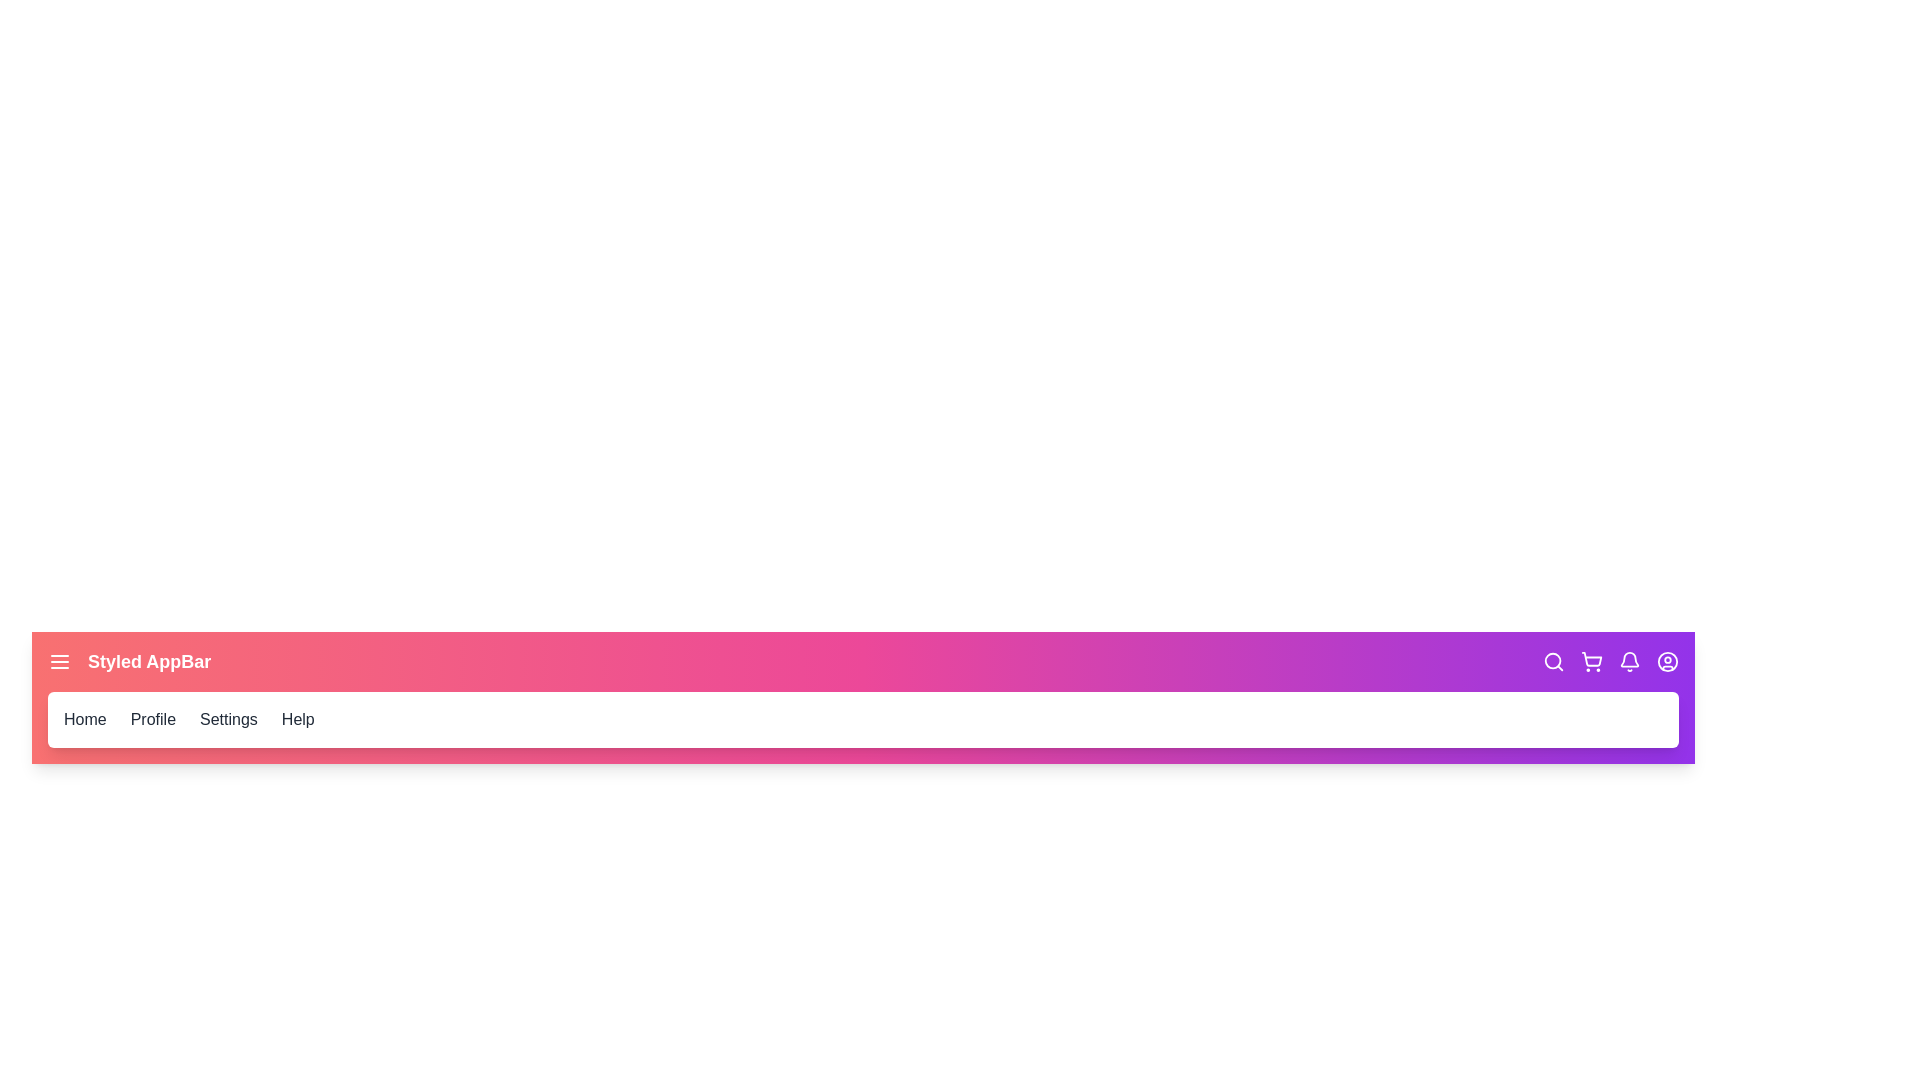  Describe the element at coordinates (59, 662) in the screenshot. I see `the hamburger menu icon to toggle the menu` at that location.